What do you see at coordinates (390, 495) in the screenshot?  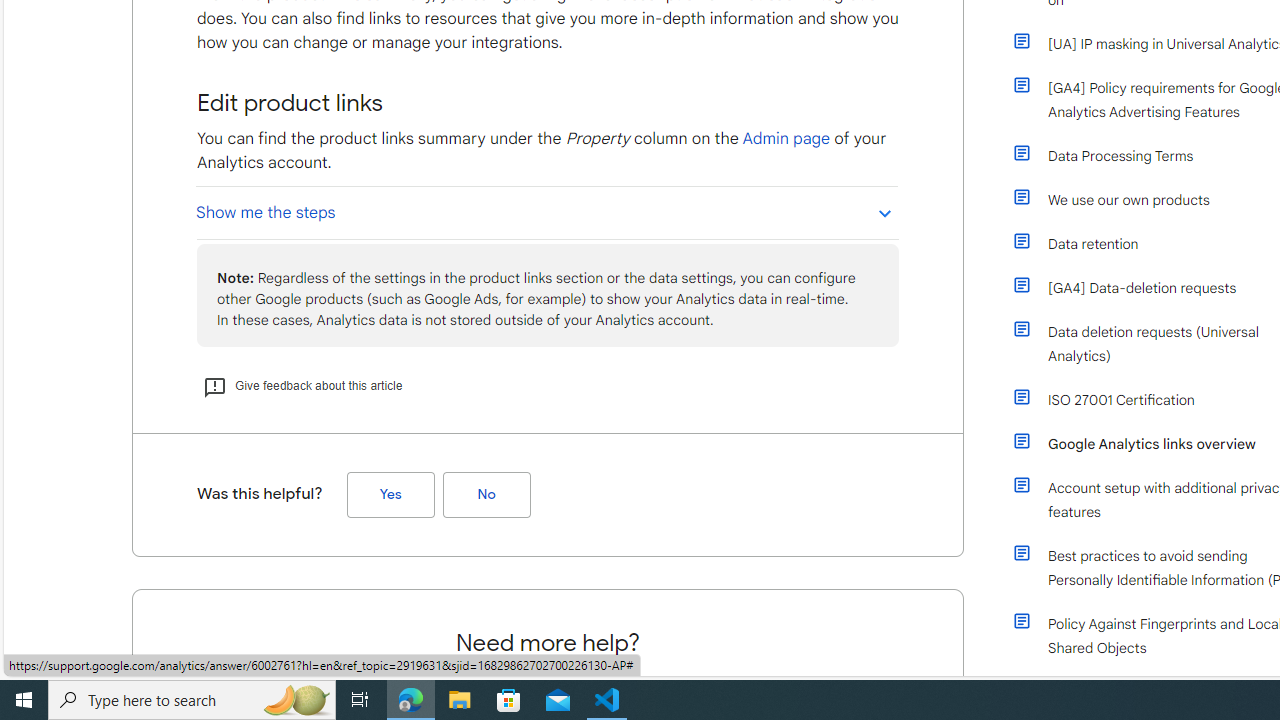 I see `'Yes (Was this helpful?)'` at bounding box center [390, 495].